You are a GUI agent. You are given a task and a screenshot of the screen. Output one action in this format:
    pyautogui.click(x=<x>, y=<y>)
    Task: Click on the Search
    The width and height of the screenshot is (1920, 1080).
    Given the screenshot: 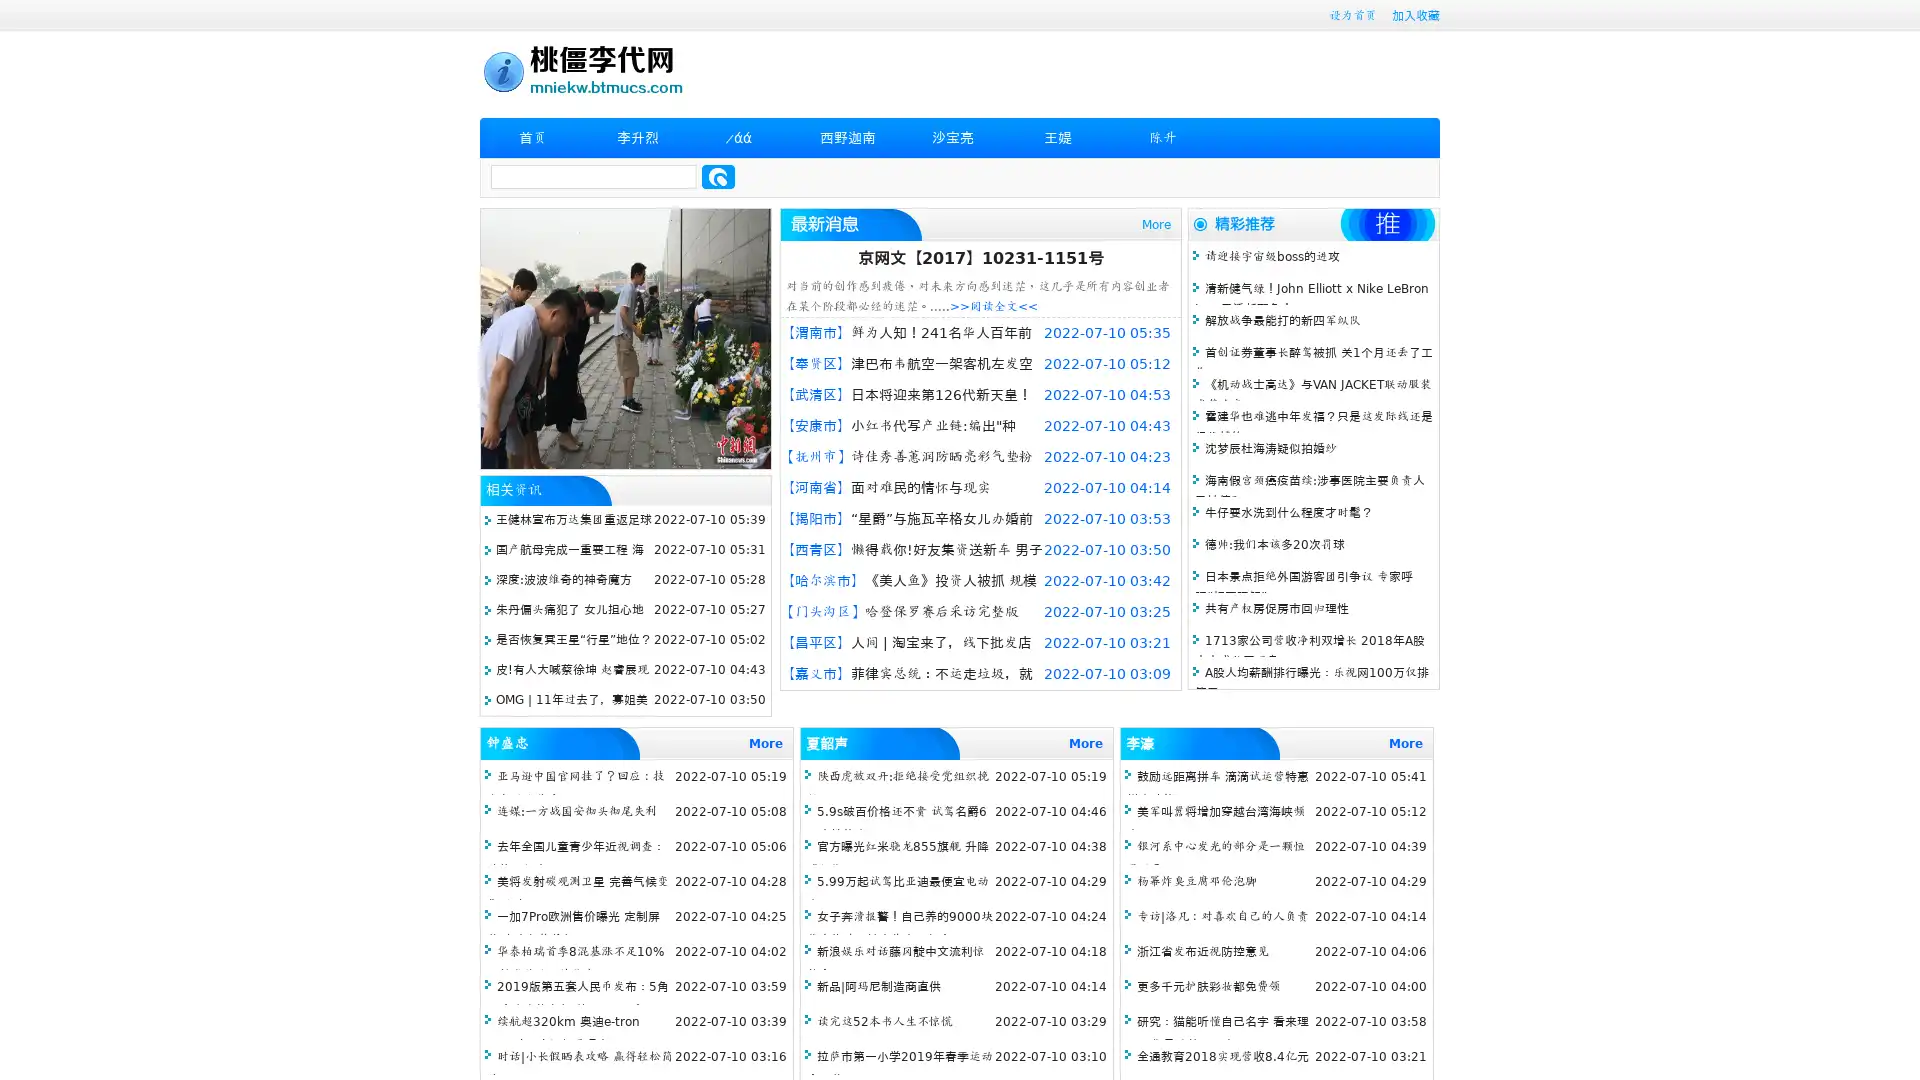 What is the action you would take?
    pyautogui.click(x=718, y=176)
    